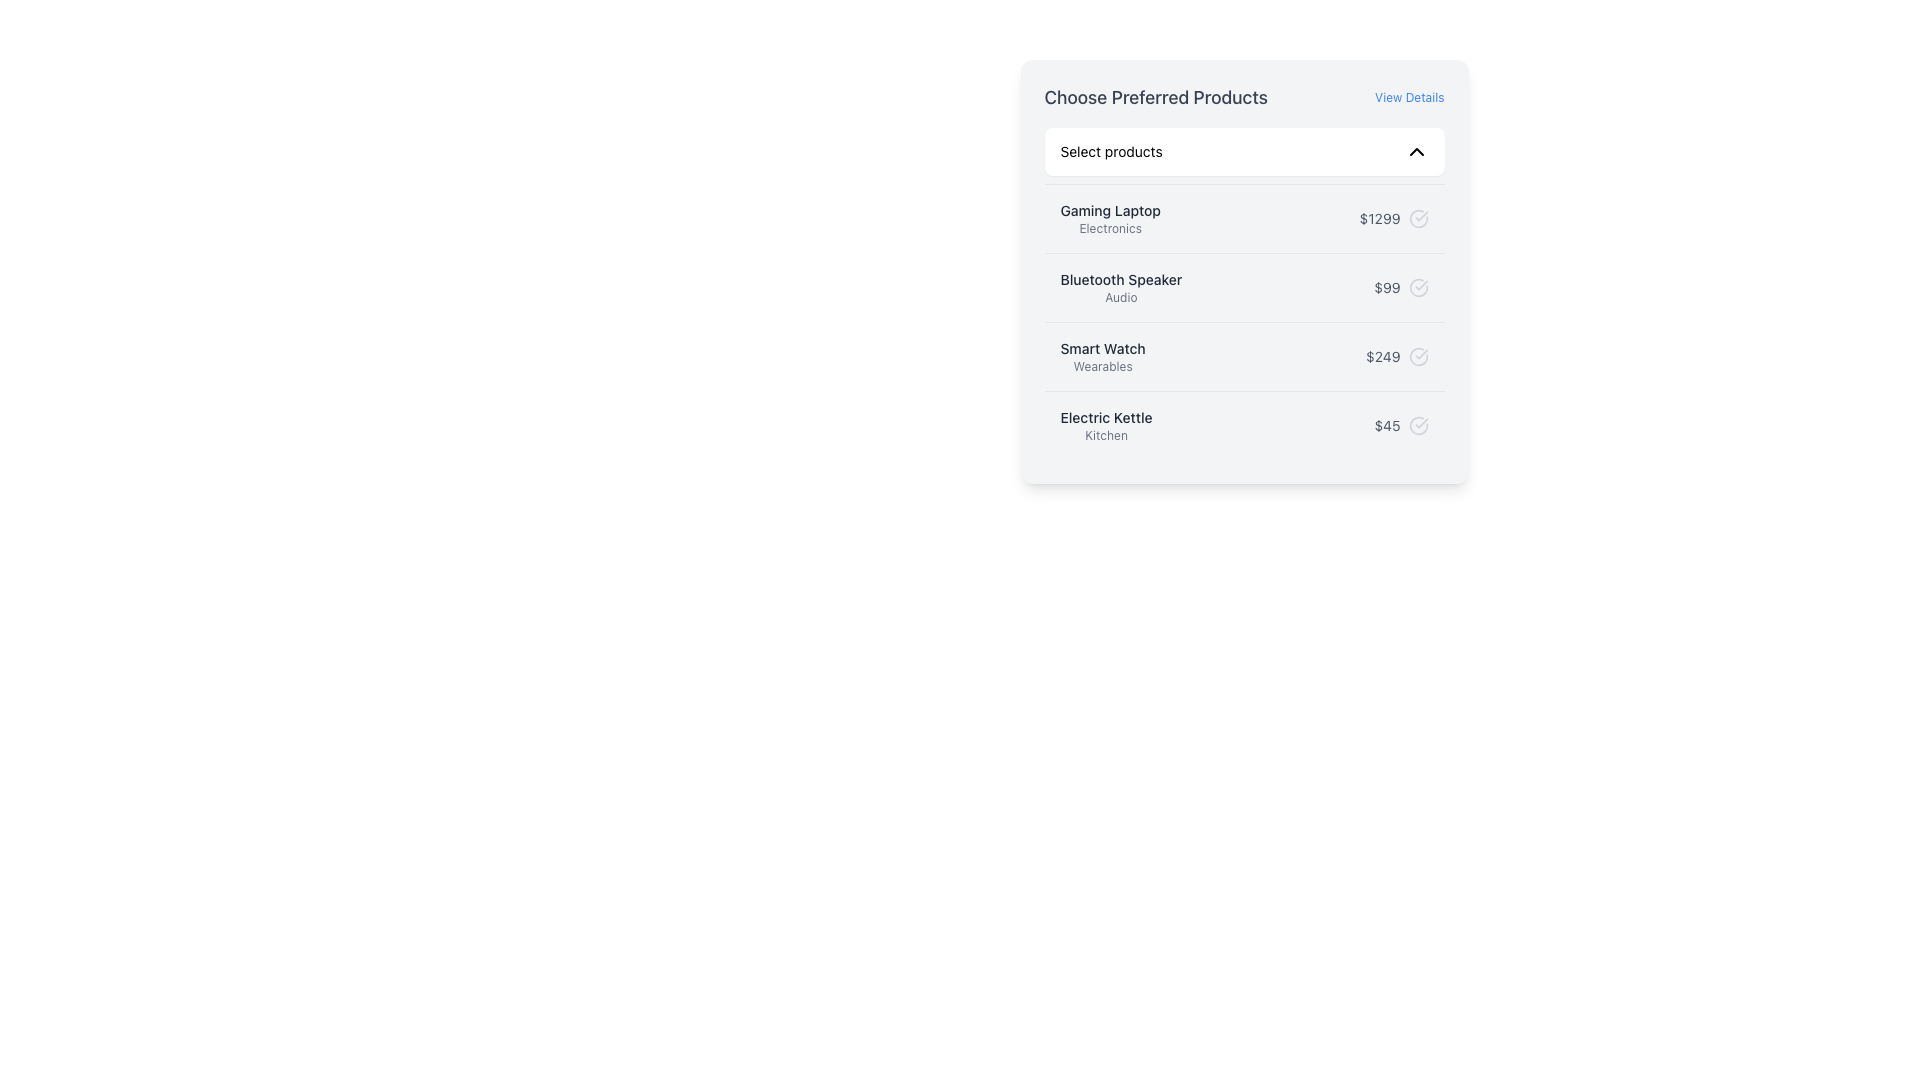  I want to click on the product item titled 'Electric Kettle' in the 'Choose Preferred Products' list, so click(1243, 424).